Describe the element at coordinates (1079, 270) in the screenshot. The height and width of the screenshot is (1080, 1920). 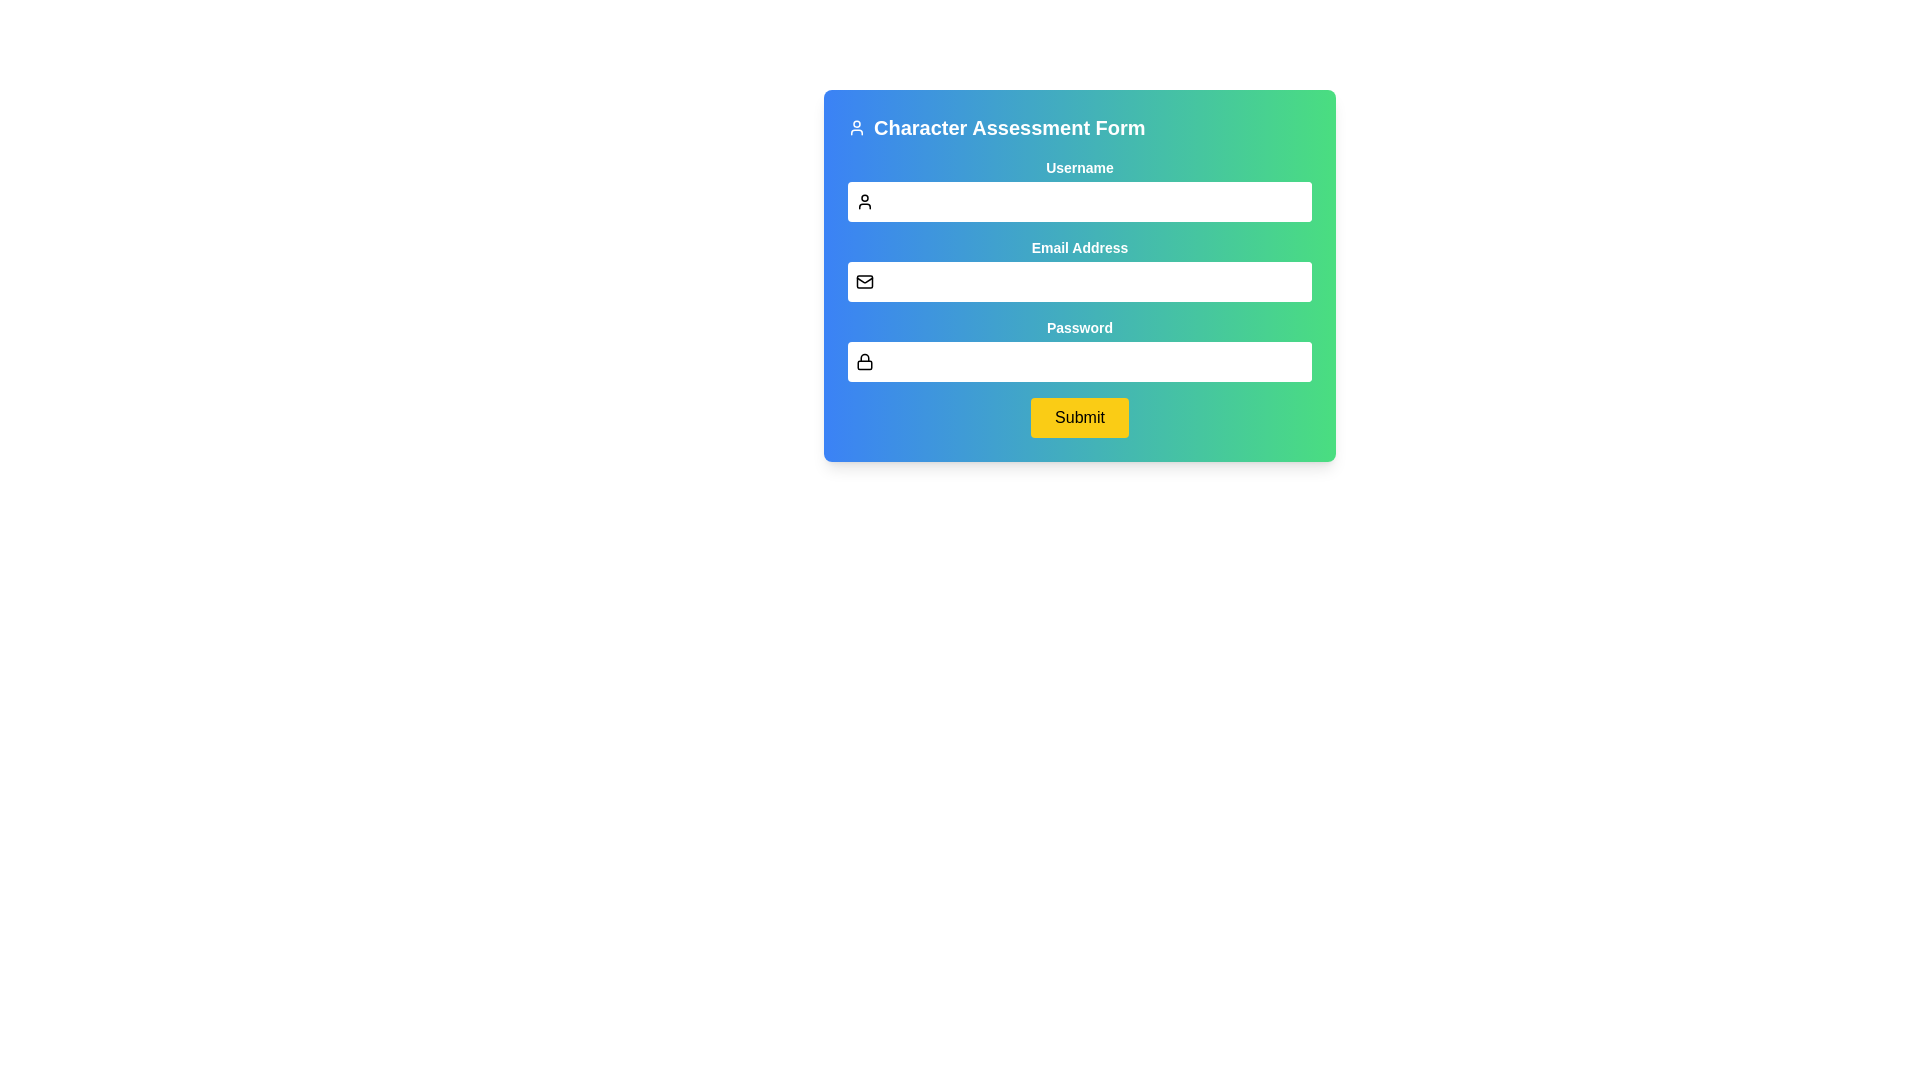
I see `the email input field label, which is the second element in the form layout` at that location.